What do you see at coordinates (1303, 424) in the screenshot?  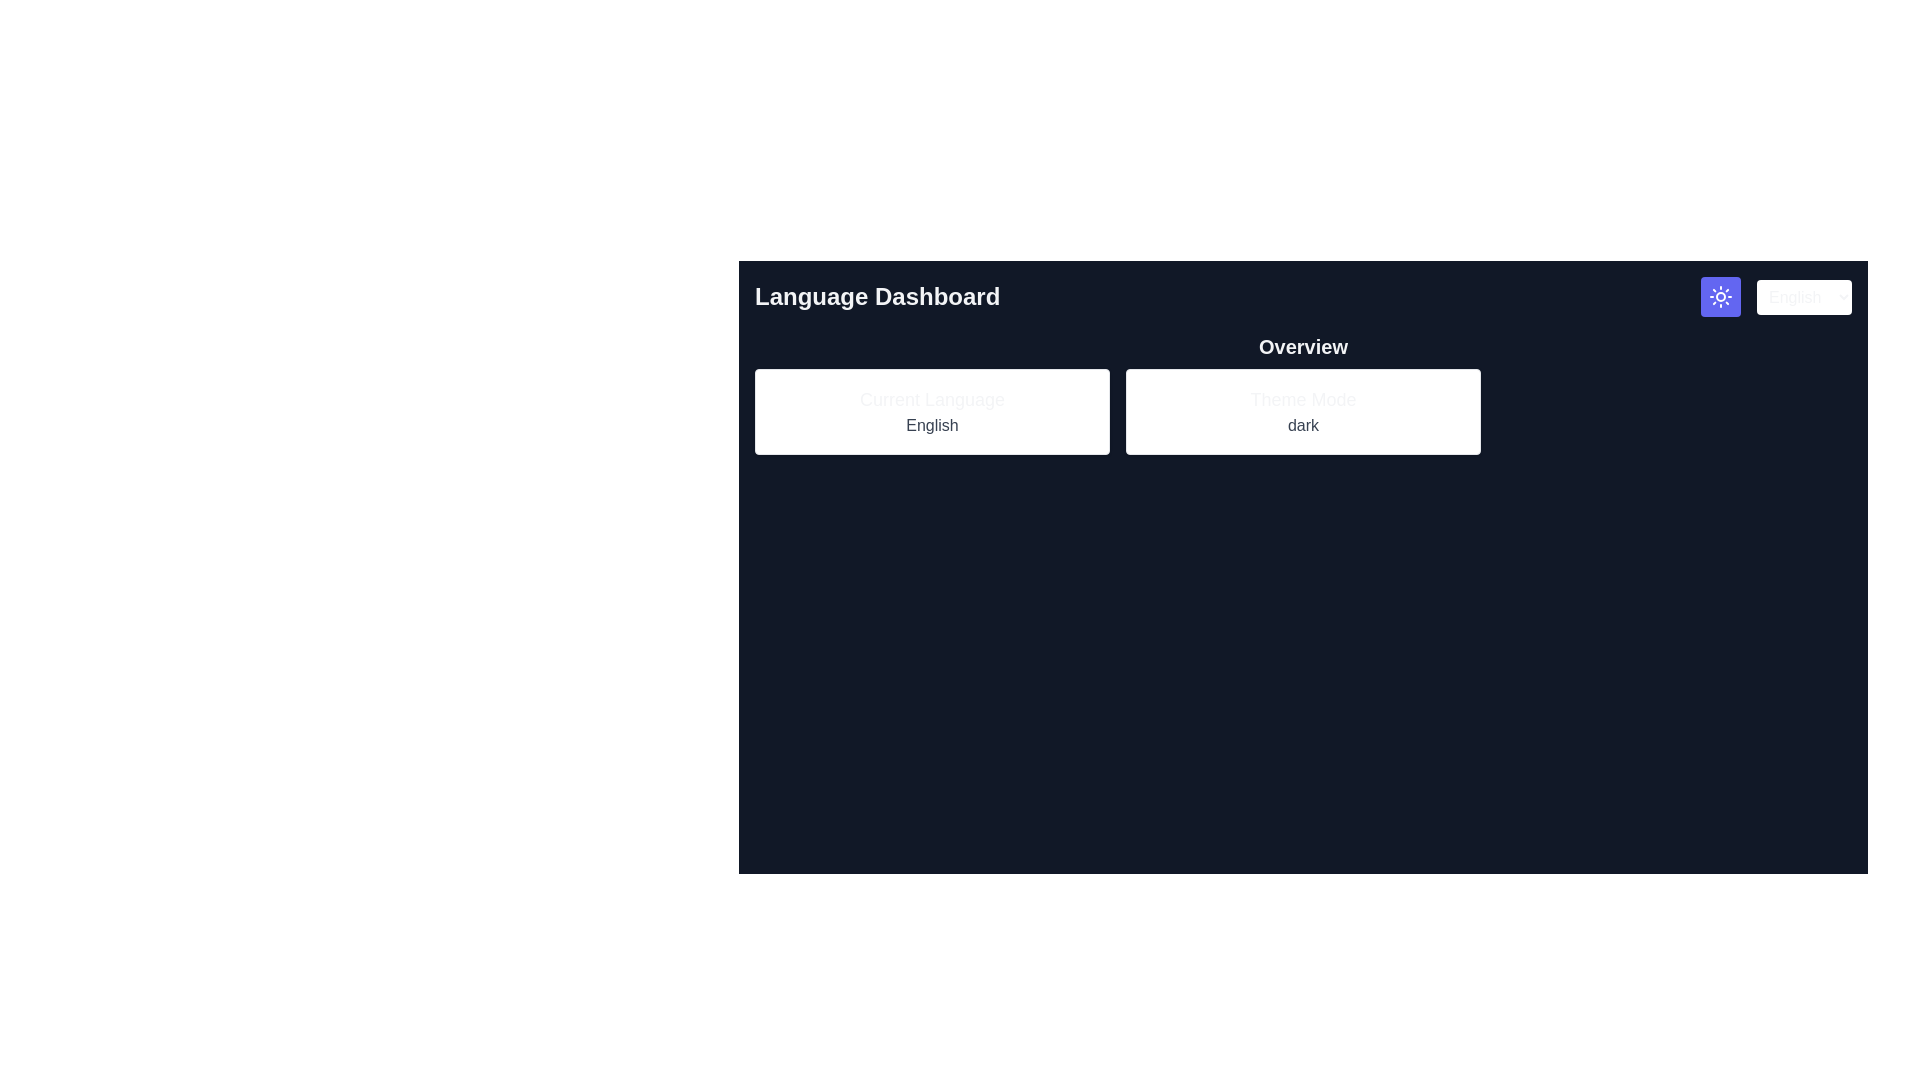 I see `the Text label that displays the current theme mode, which is 'dark', located below the 'Theme Mode' text in the 'Overview' section` at bounding box center [1303, 424].